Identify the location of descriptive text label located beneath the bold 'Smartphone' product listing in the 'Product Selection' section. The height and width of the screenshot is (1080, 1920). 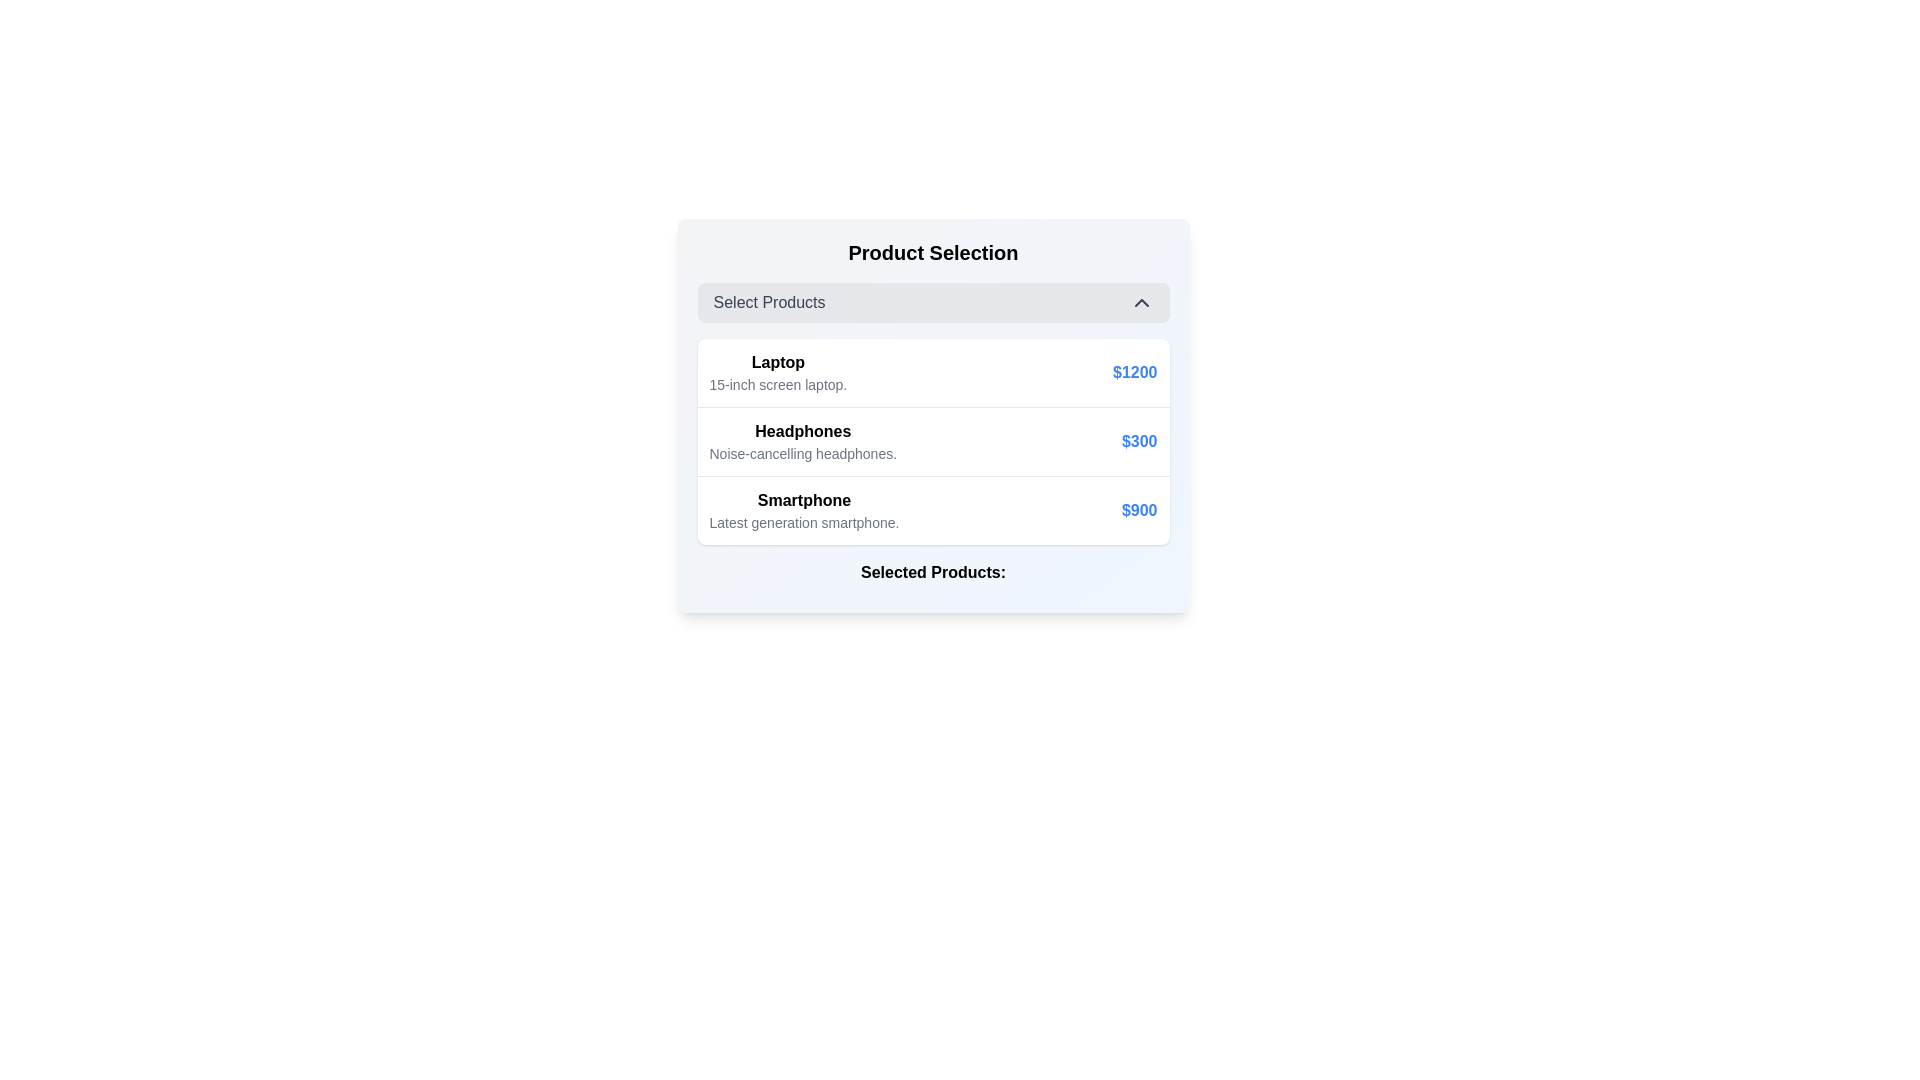
(804, 522).